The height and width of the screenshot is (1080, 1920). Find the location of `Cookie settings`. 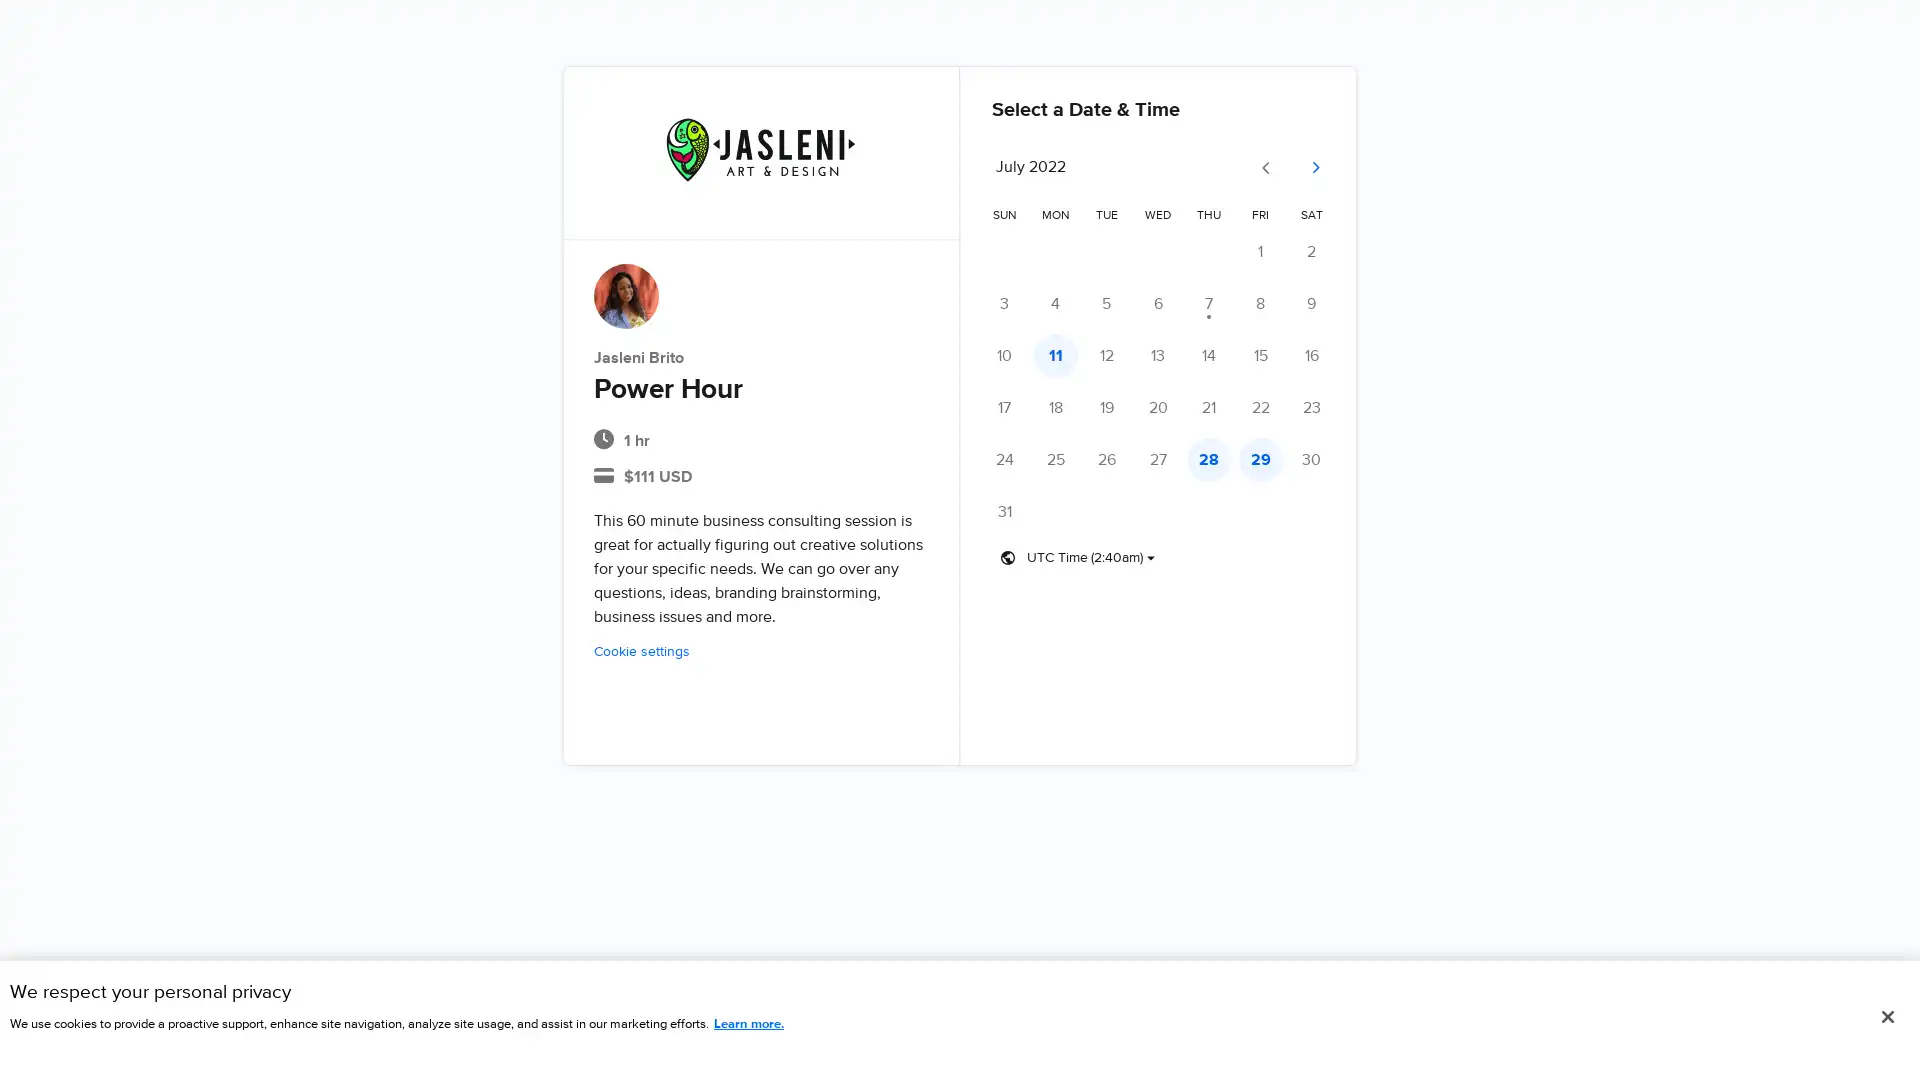

Cookie settings is located at coordinates (637, 652).